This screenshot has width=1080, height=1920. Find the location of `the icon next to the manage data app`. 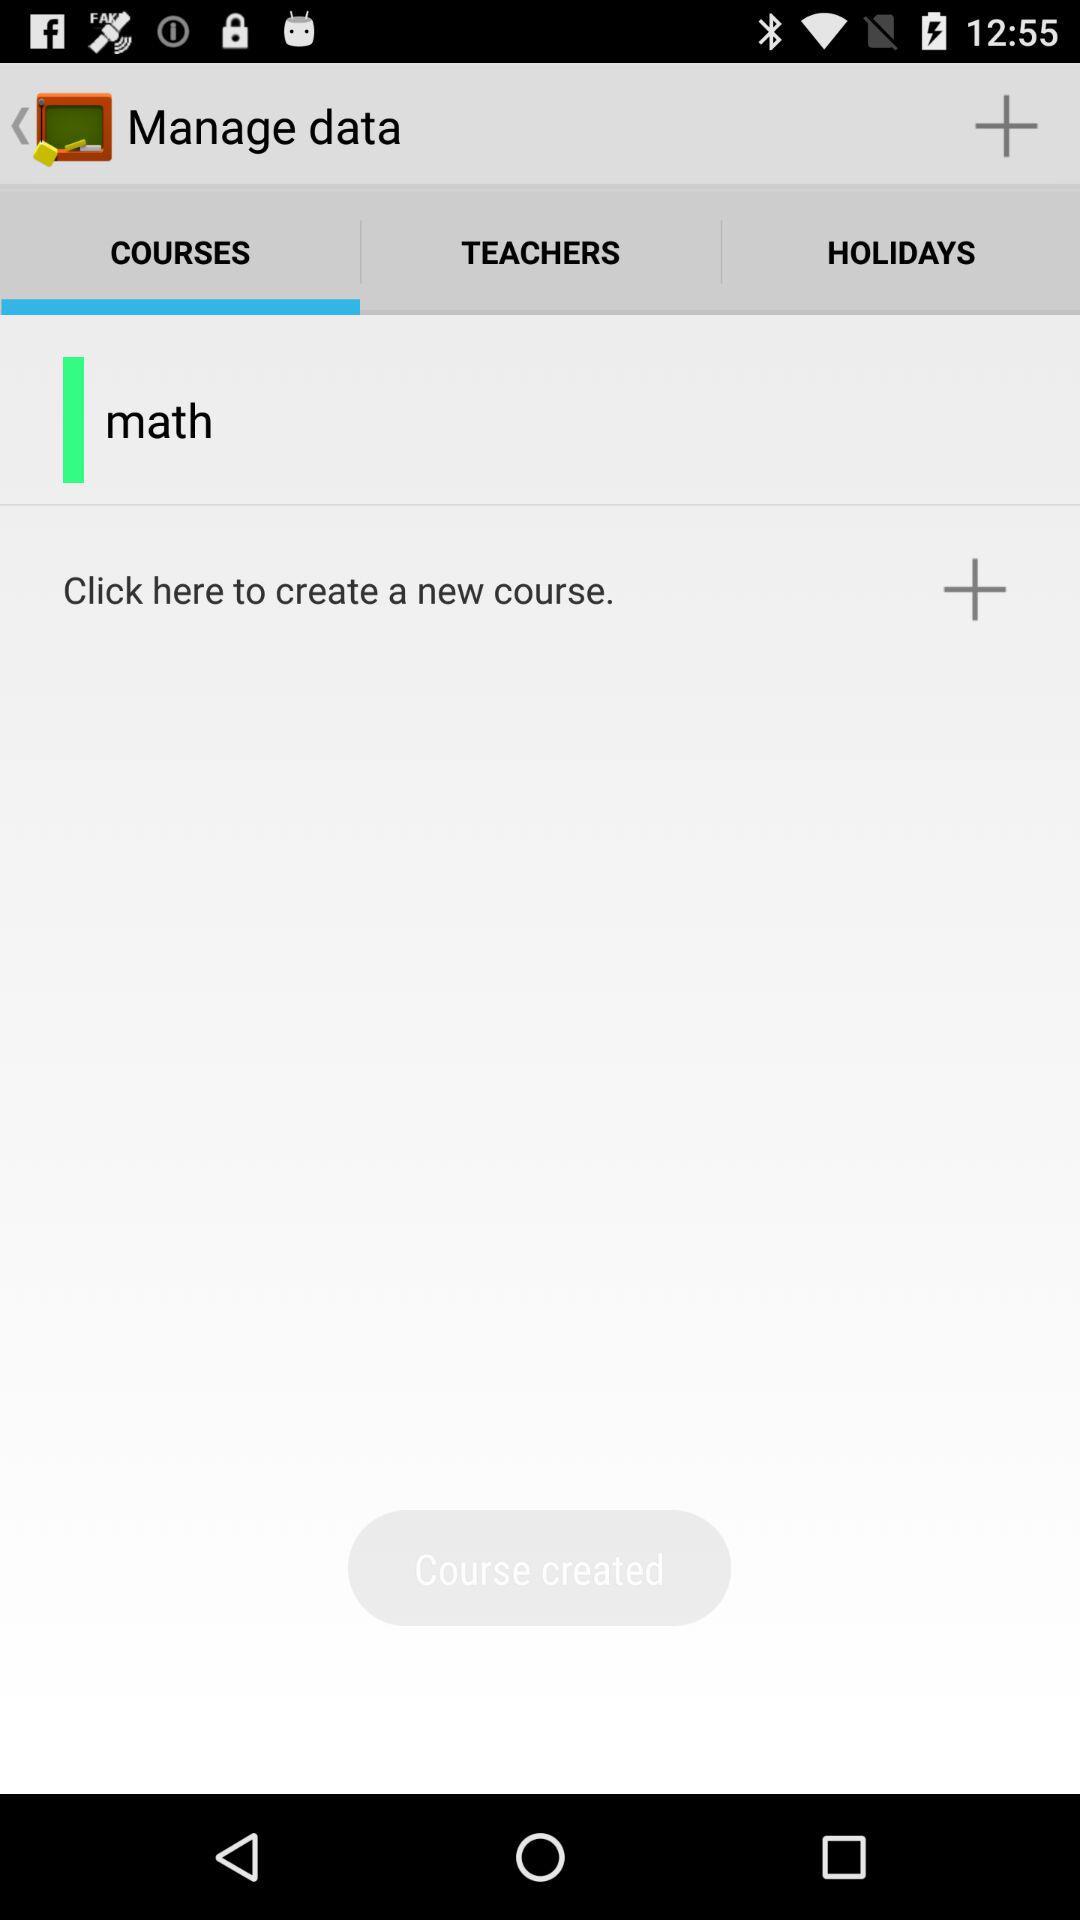

the icon next to the manage data app is located at coordinates (1006, 124).